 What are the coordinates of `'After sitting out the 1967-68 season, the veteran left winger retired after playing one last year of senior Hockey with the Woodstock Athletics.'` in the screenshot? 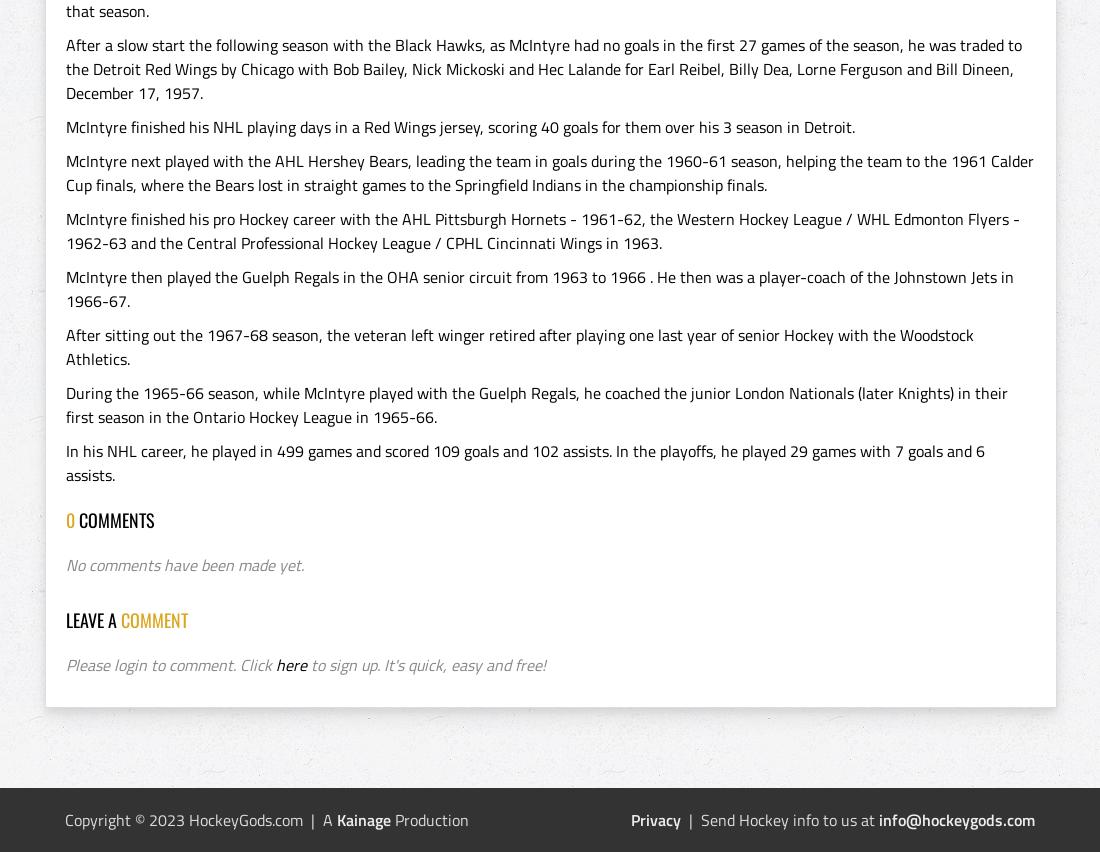 It's located at (519, 347).